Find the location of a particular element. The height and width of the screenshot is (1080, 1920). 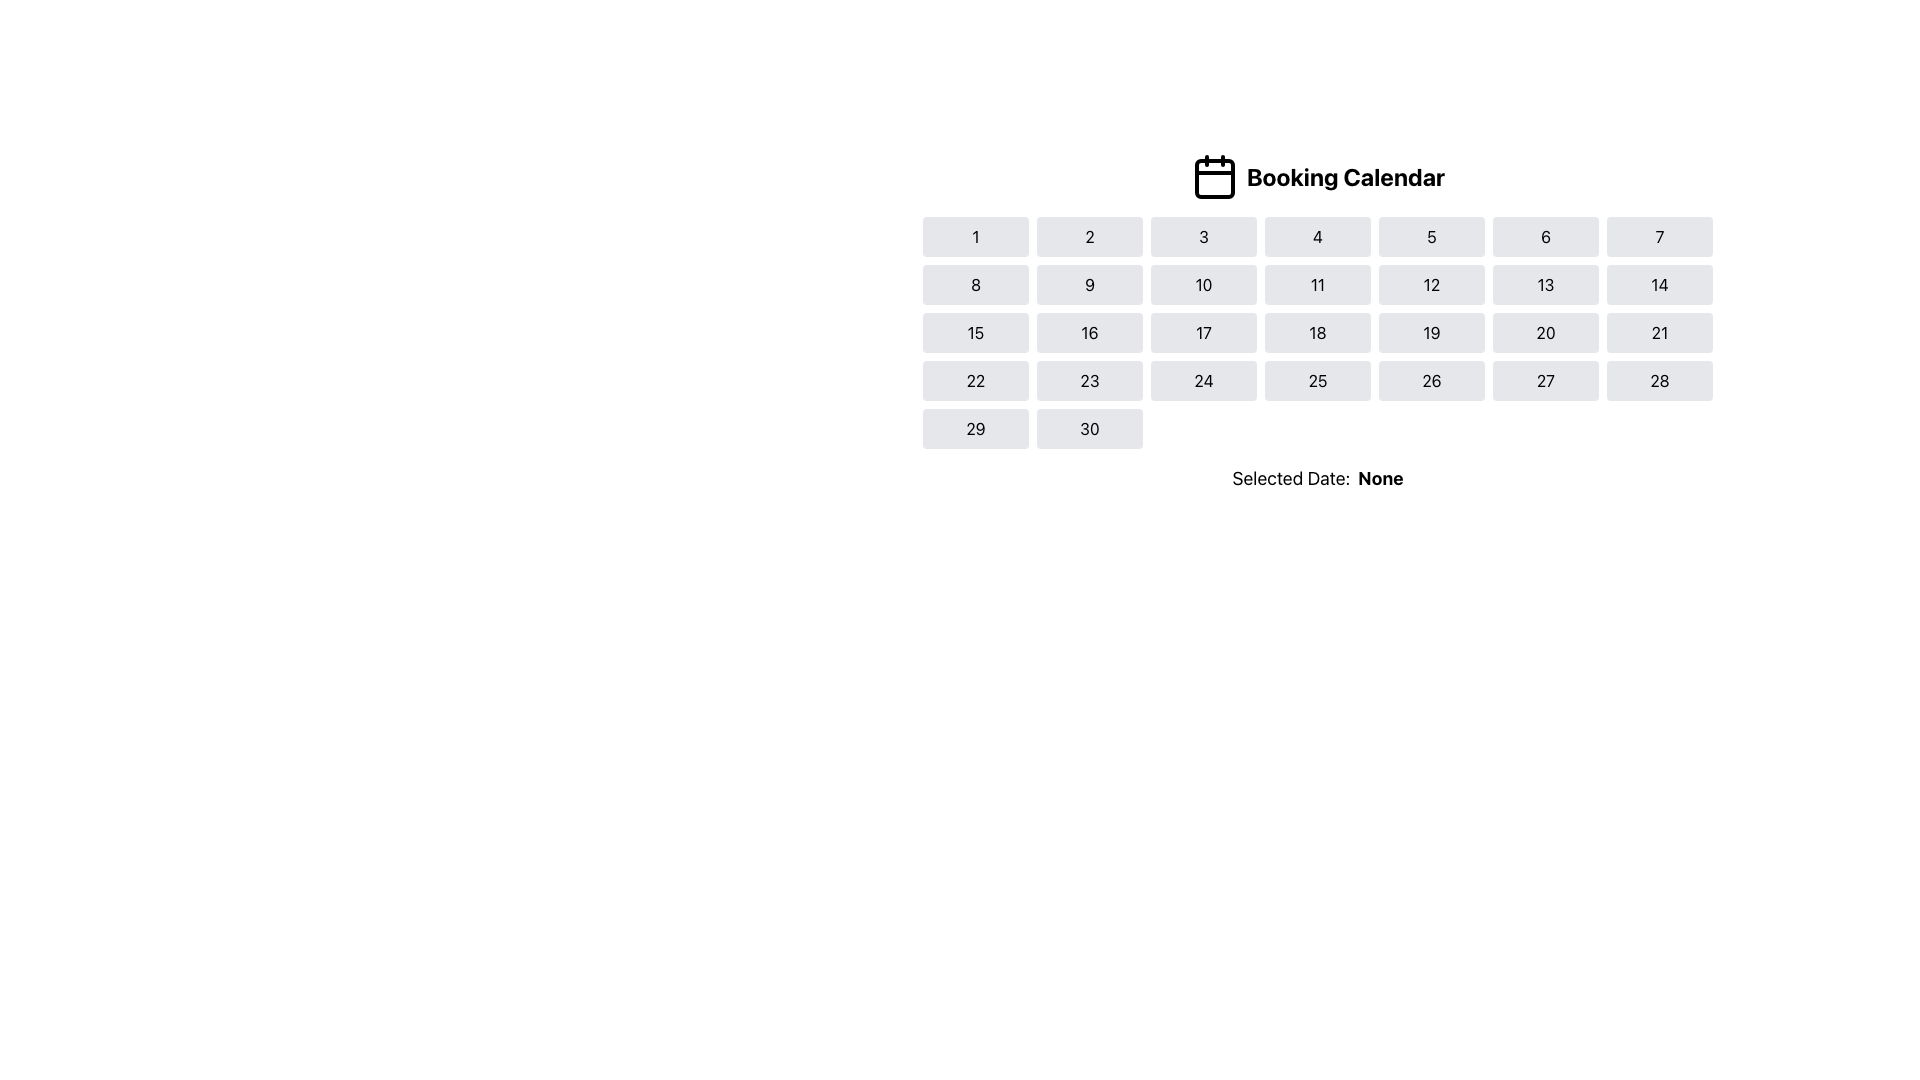

the rectangular button labeled '26' with a light gray background located in the fourth row and fifth column of the calendar grid is located at coordinates (1430, 381).